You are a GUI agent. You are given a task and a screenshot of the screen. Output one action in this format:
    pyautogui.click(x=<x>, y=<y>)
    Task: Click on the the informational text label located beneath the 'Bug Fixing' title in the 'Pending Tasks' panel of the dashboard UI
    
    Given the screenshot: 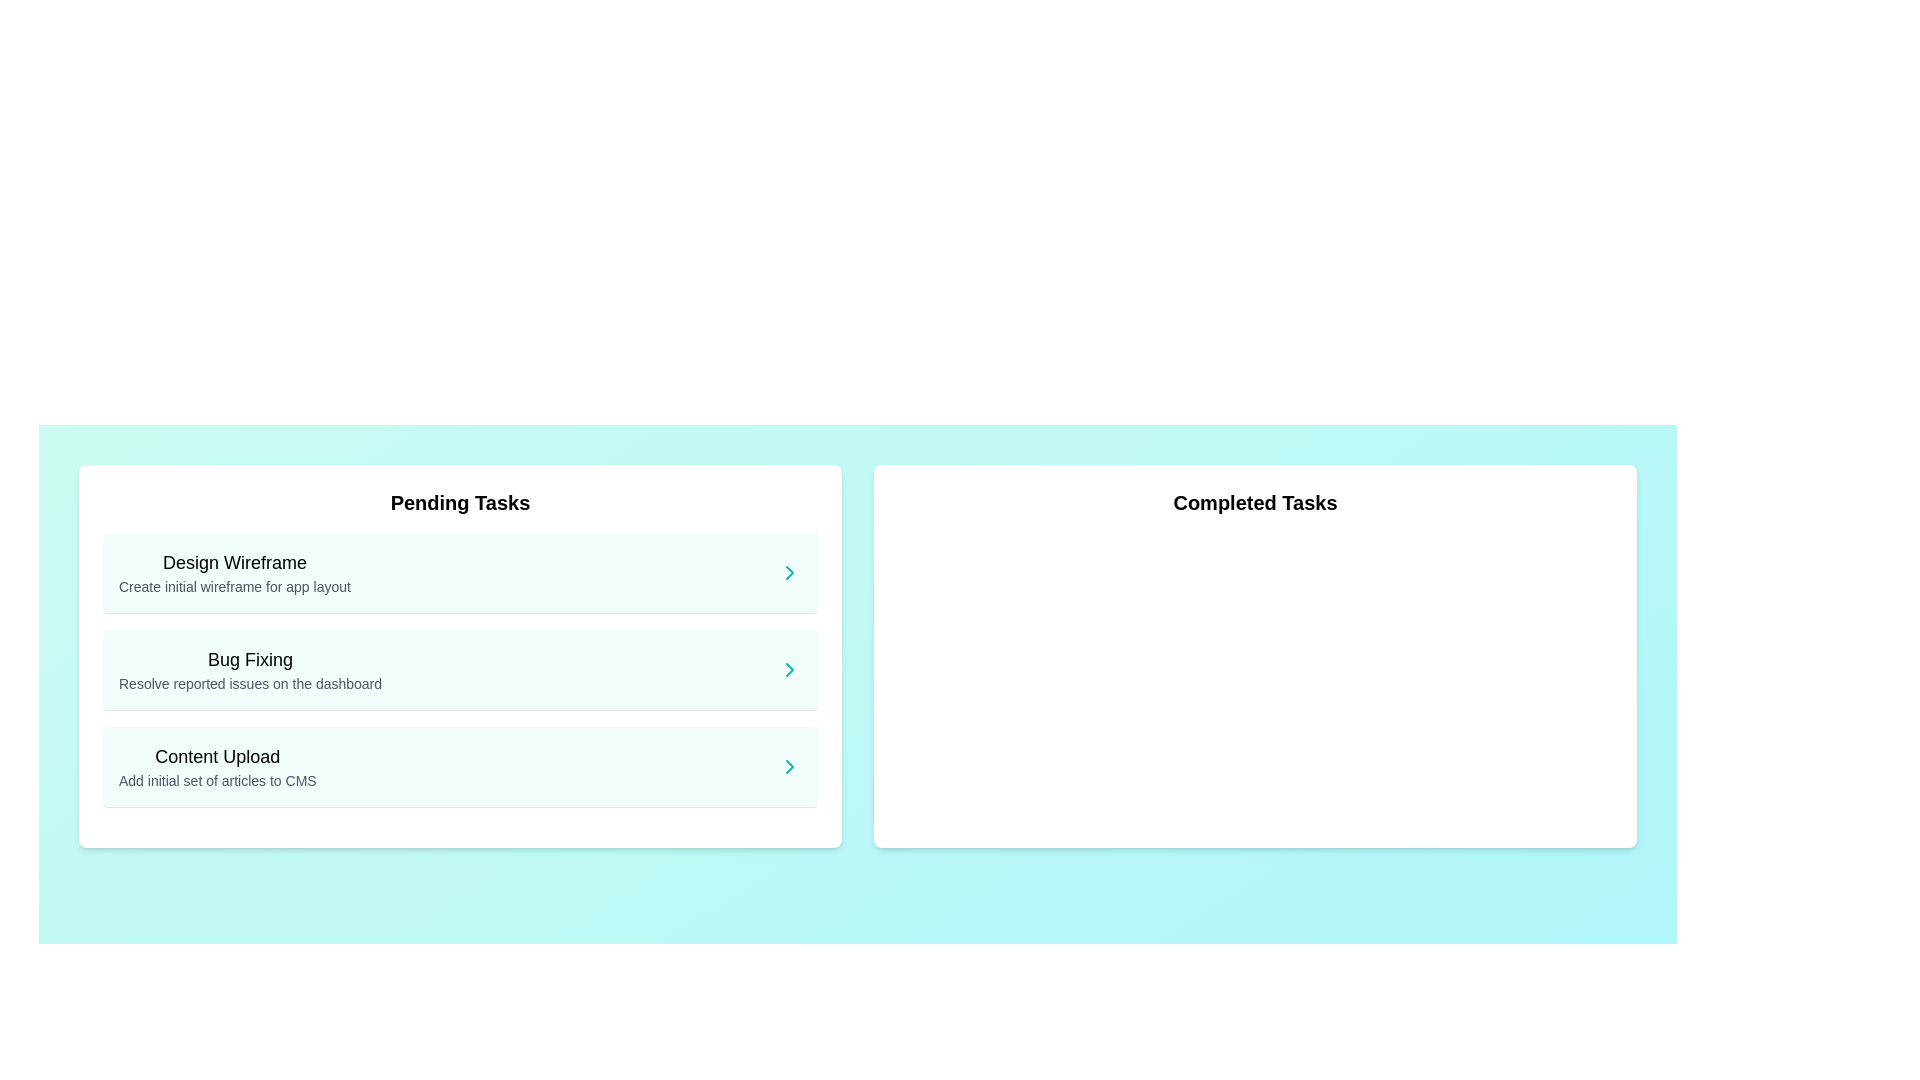 What is the action you would take?
    pyautogui.click(x=249, y=682)
    